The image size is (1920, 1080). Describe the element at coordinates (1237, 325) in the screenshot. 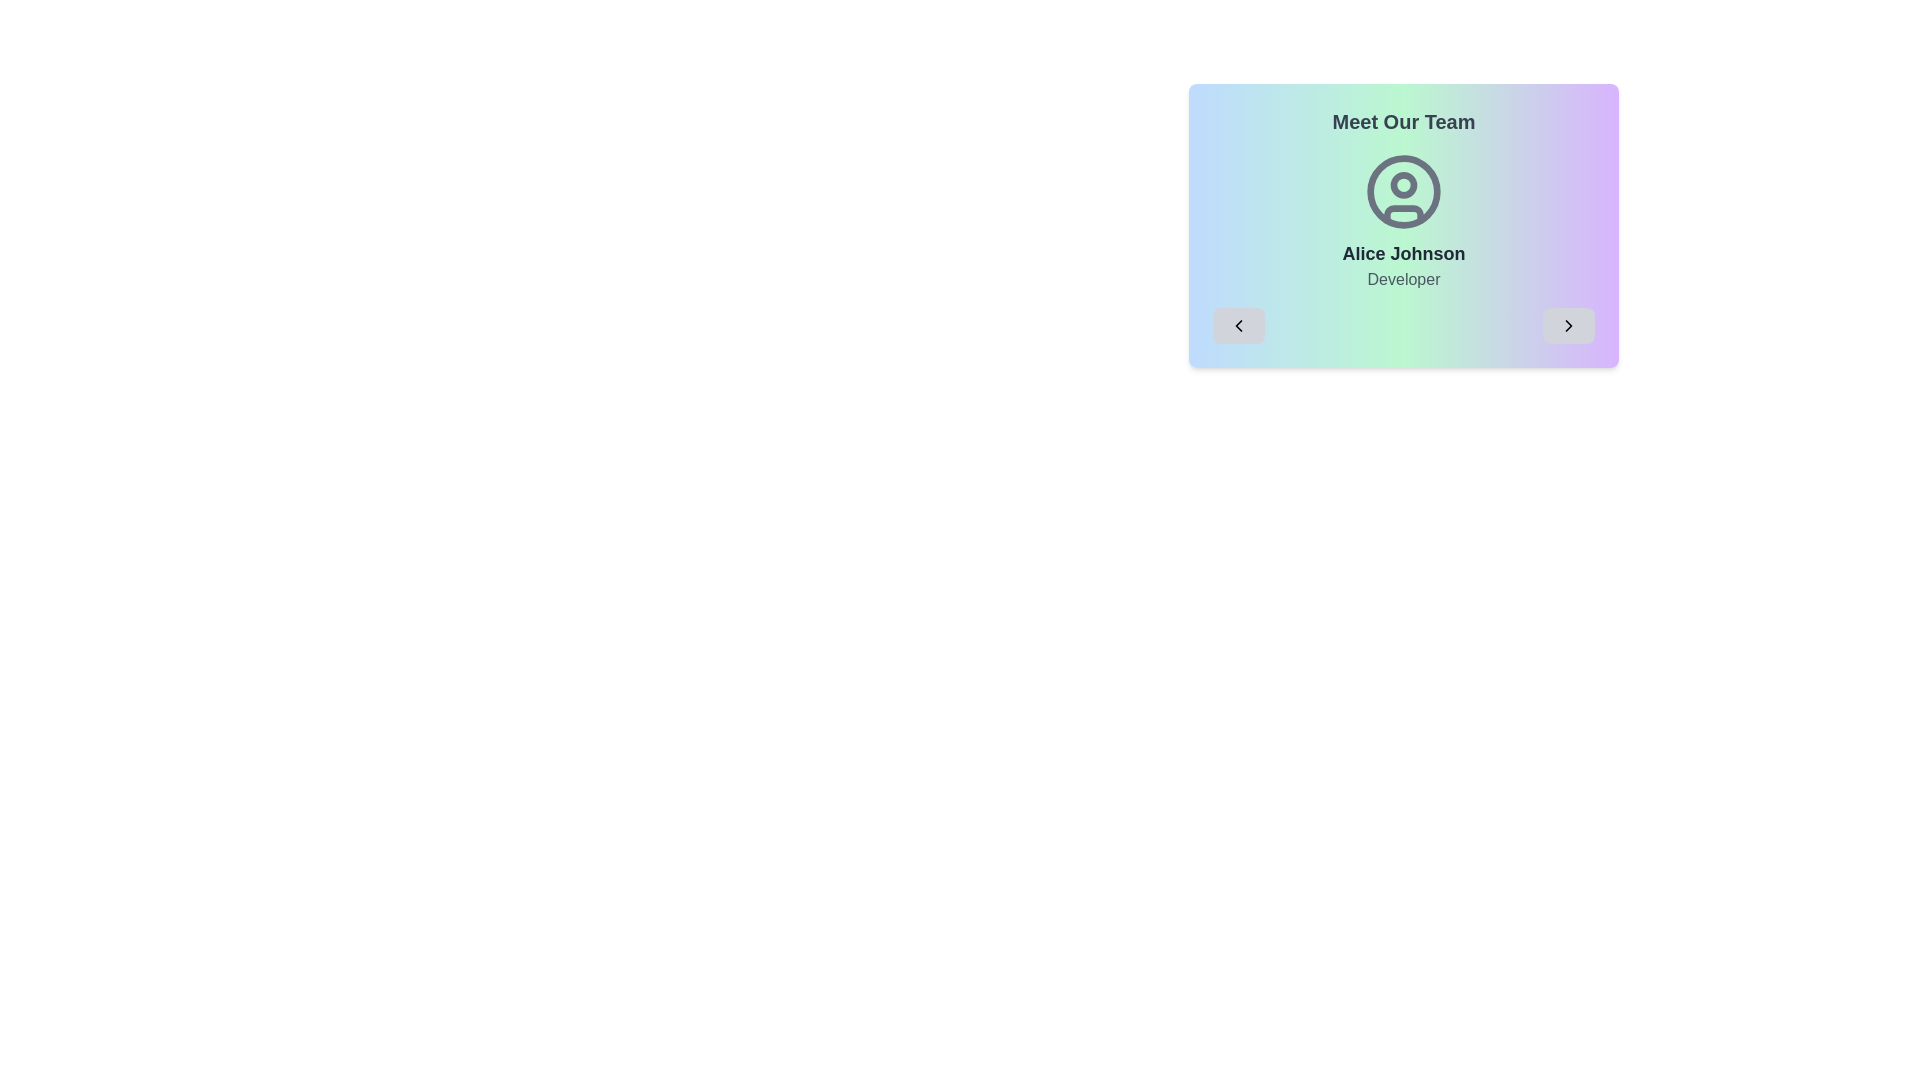

I see `the left-facing chevron arrow icon within the light-gray rounded rectangular button` at that location.